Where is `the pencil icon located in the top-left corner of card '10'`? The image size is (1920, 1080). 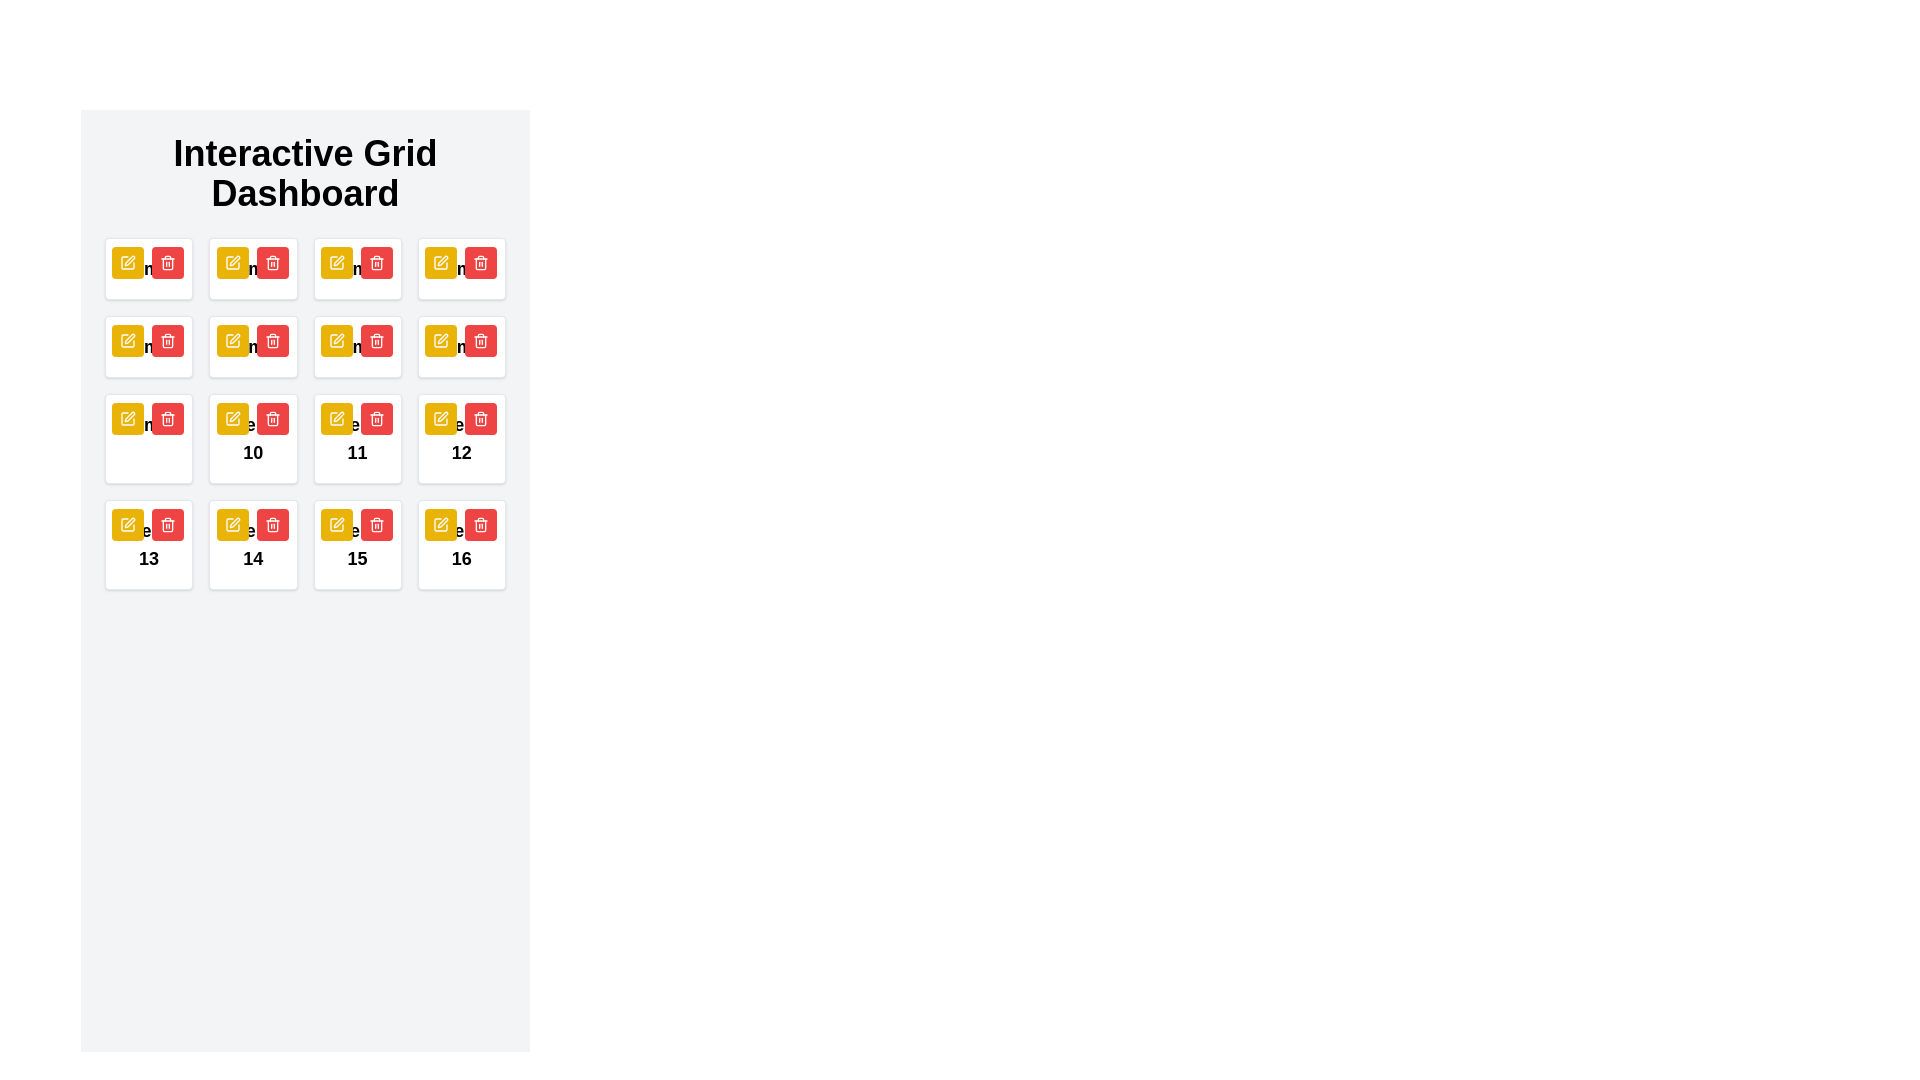
the pencil icon located in the top-left corner of card '10' is located at coordinates (232, 339).